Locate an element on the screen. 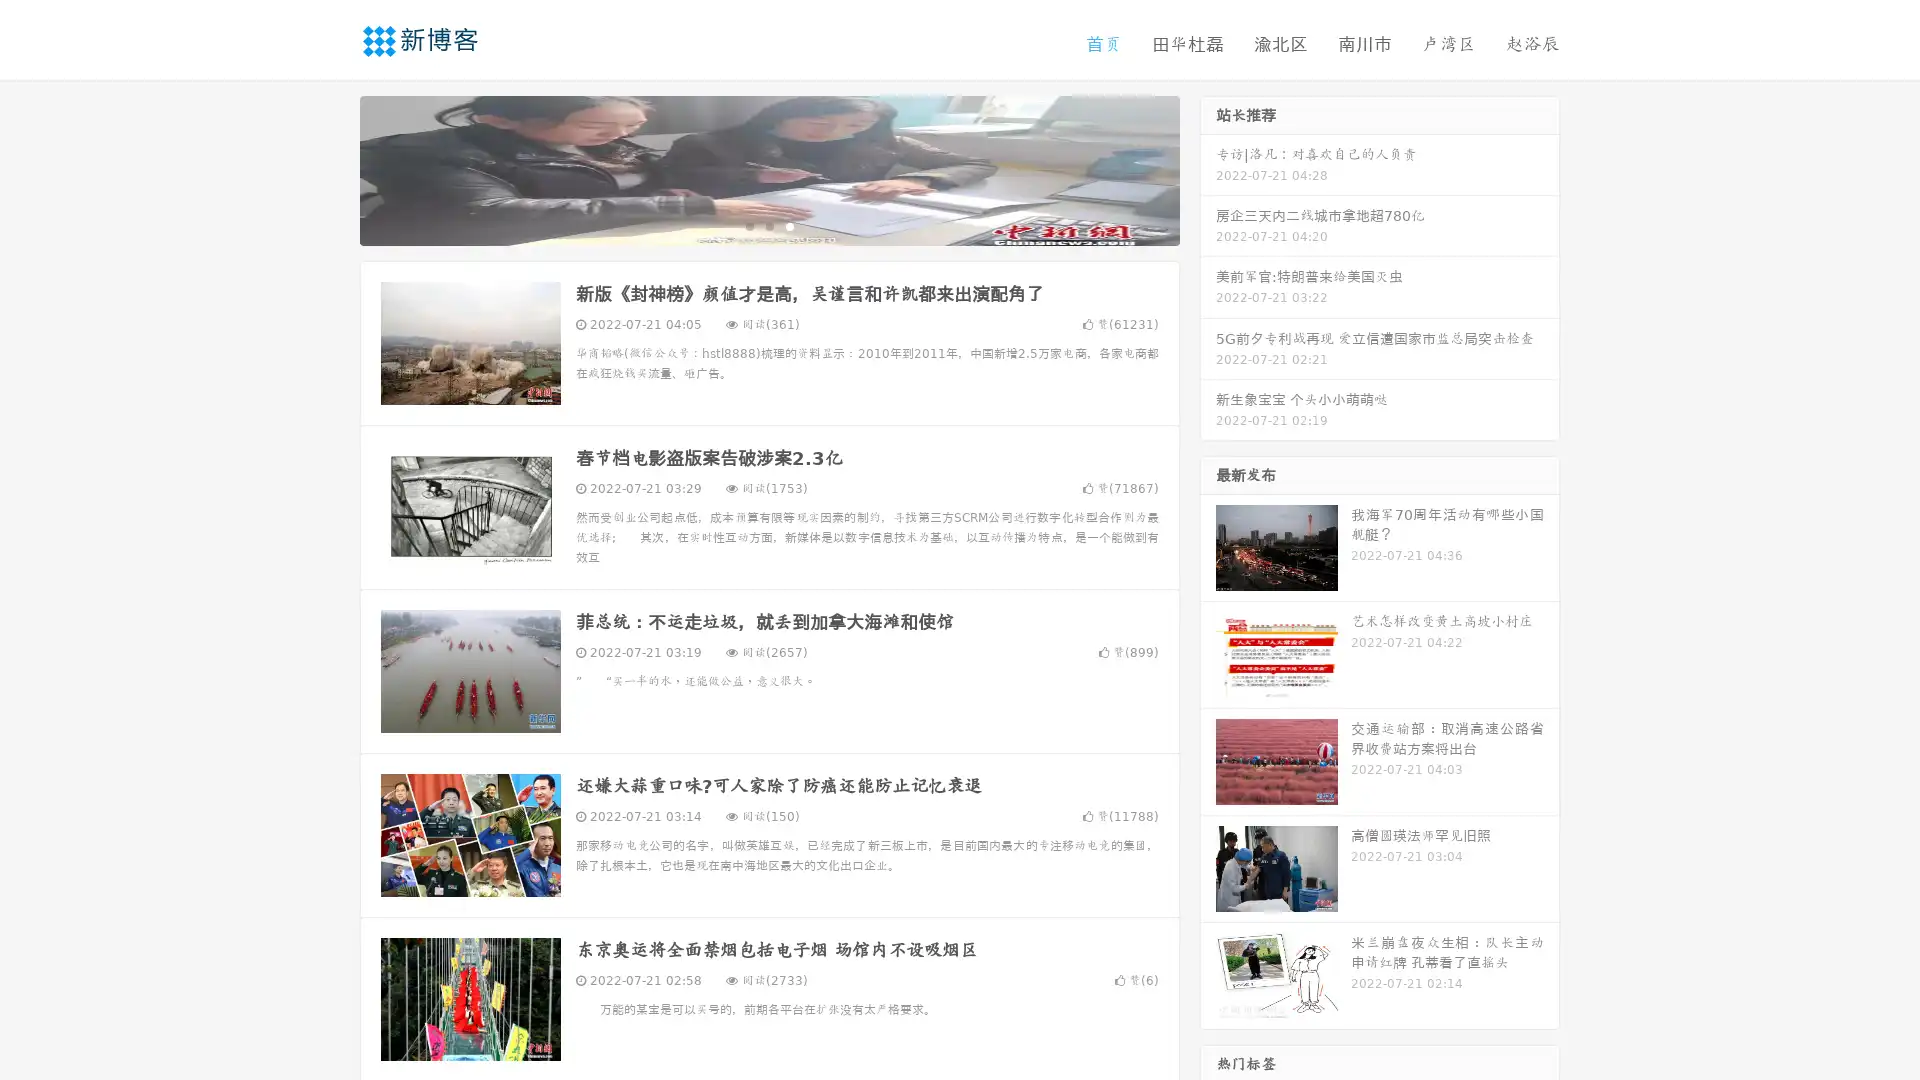 This screenshot has height=1080, width=1920. Go to slide 3 is located at coordinates (789, 225).